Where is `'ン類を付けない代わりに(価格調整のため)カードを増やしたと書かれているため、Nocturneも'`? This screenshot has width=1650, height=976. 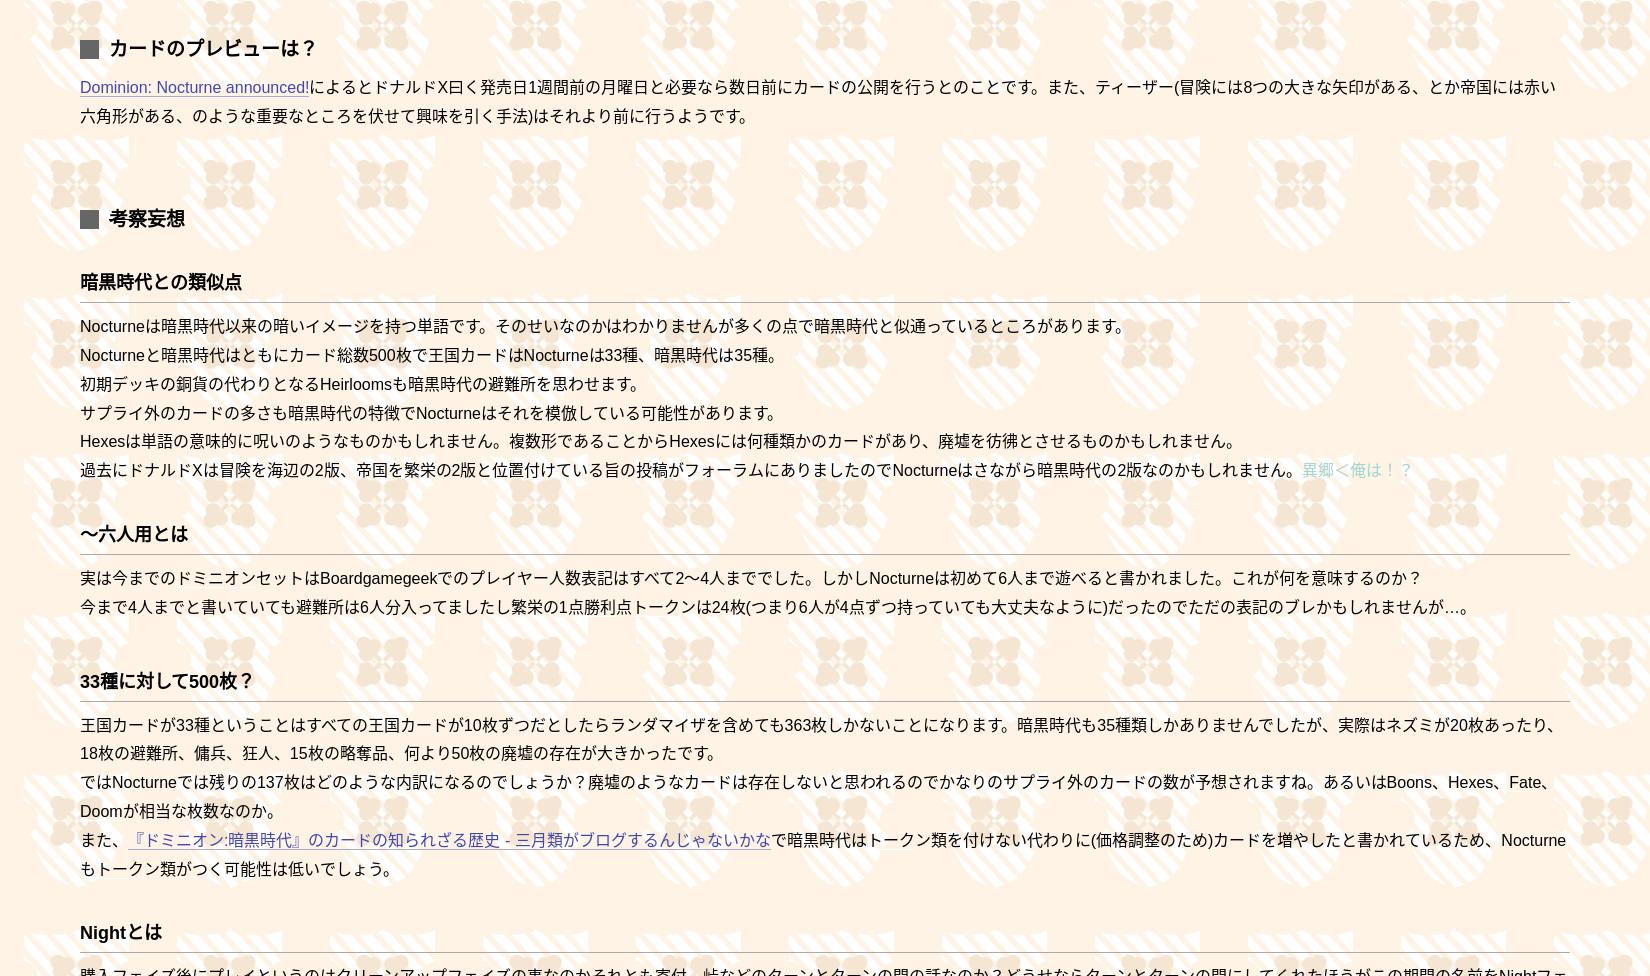
'ン類を付けない代わりに(価格調整のため)カードを増やしたと書かれているため、Nocturneも' is located at coordinates (822, 854).